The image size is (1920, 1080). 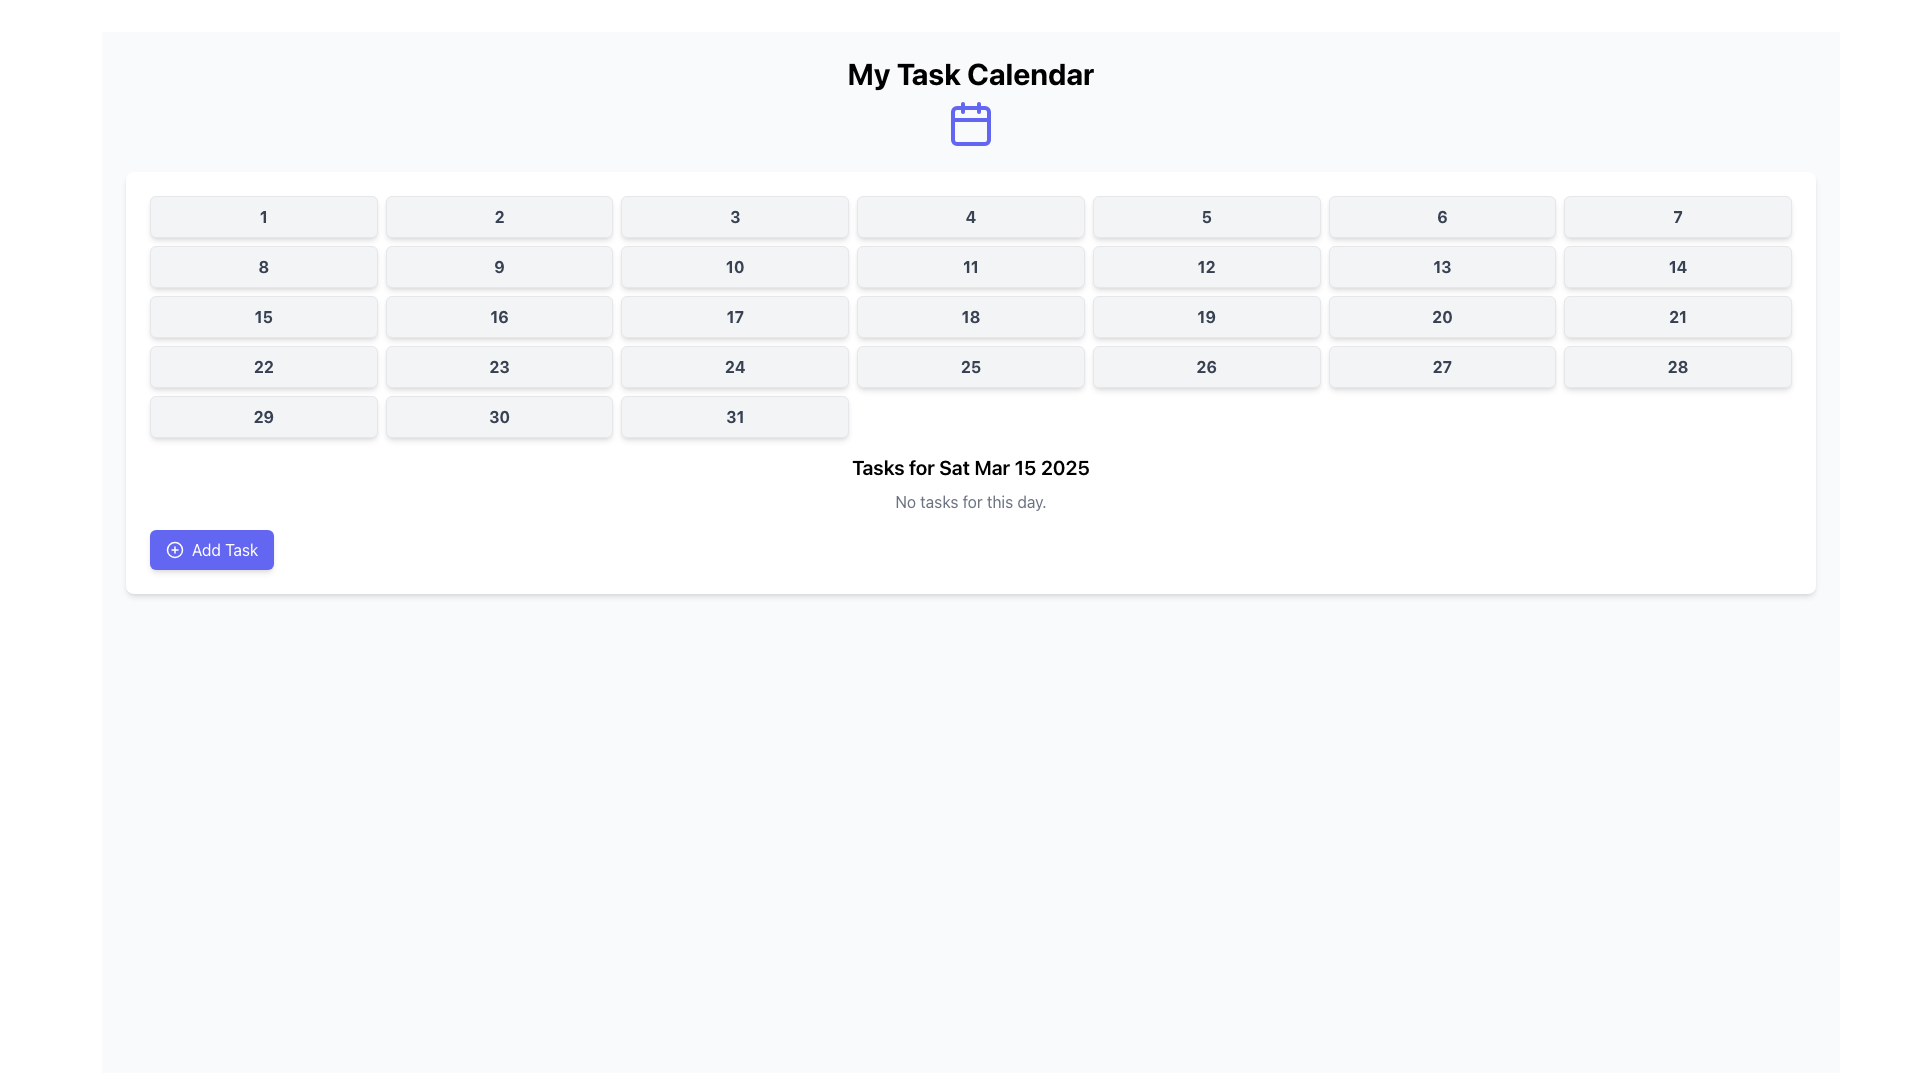 What do you see at coordinates (970, 123) in the screenshot?
I see `the calendar icon located beneath the 'My Task Calendar' text, which serves as a symbolic representation of the calendar` at bounding box center [970, 123].